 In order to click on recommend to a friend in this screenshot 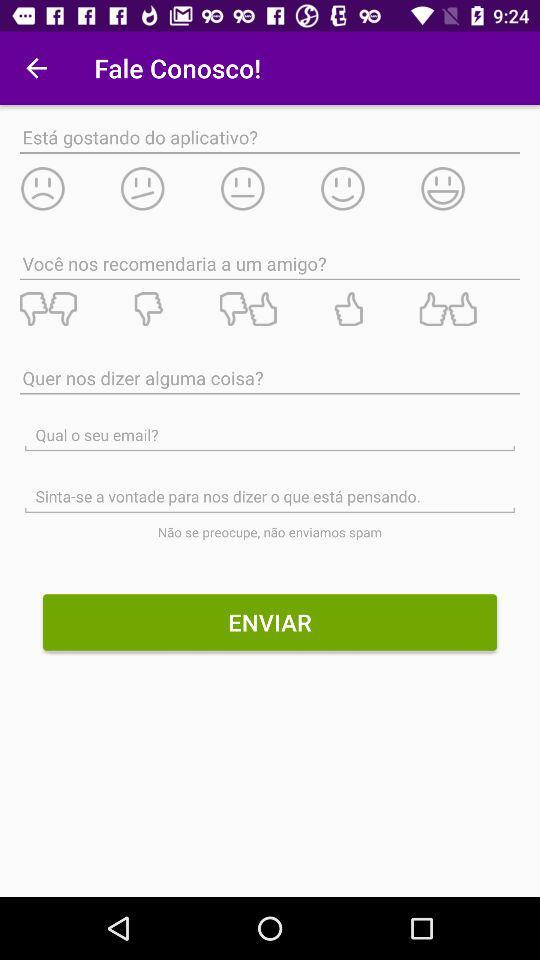, I will do `click(469, 309)`.